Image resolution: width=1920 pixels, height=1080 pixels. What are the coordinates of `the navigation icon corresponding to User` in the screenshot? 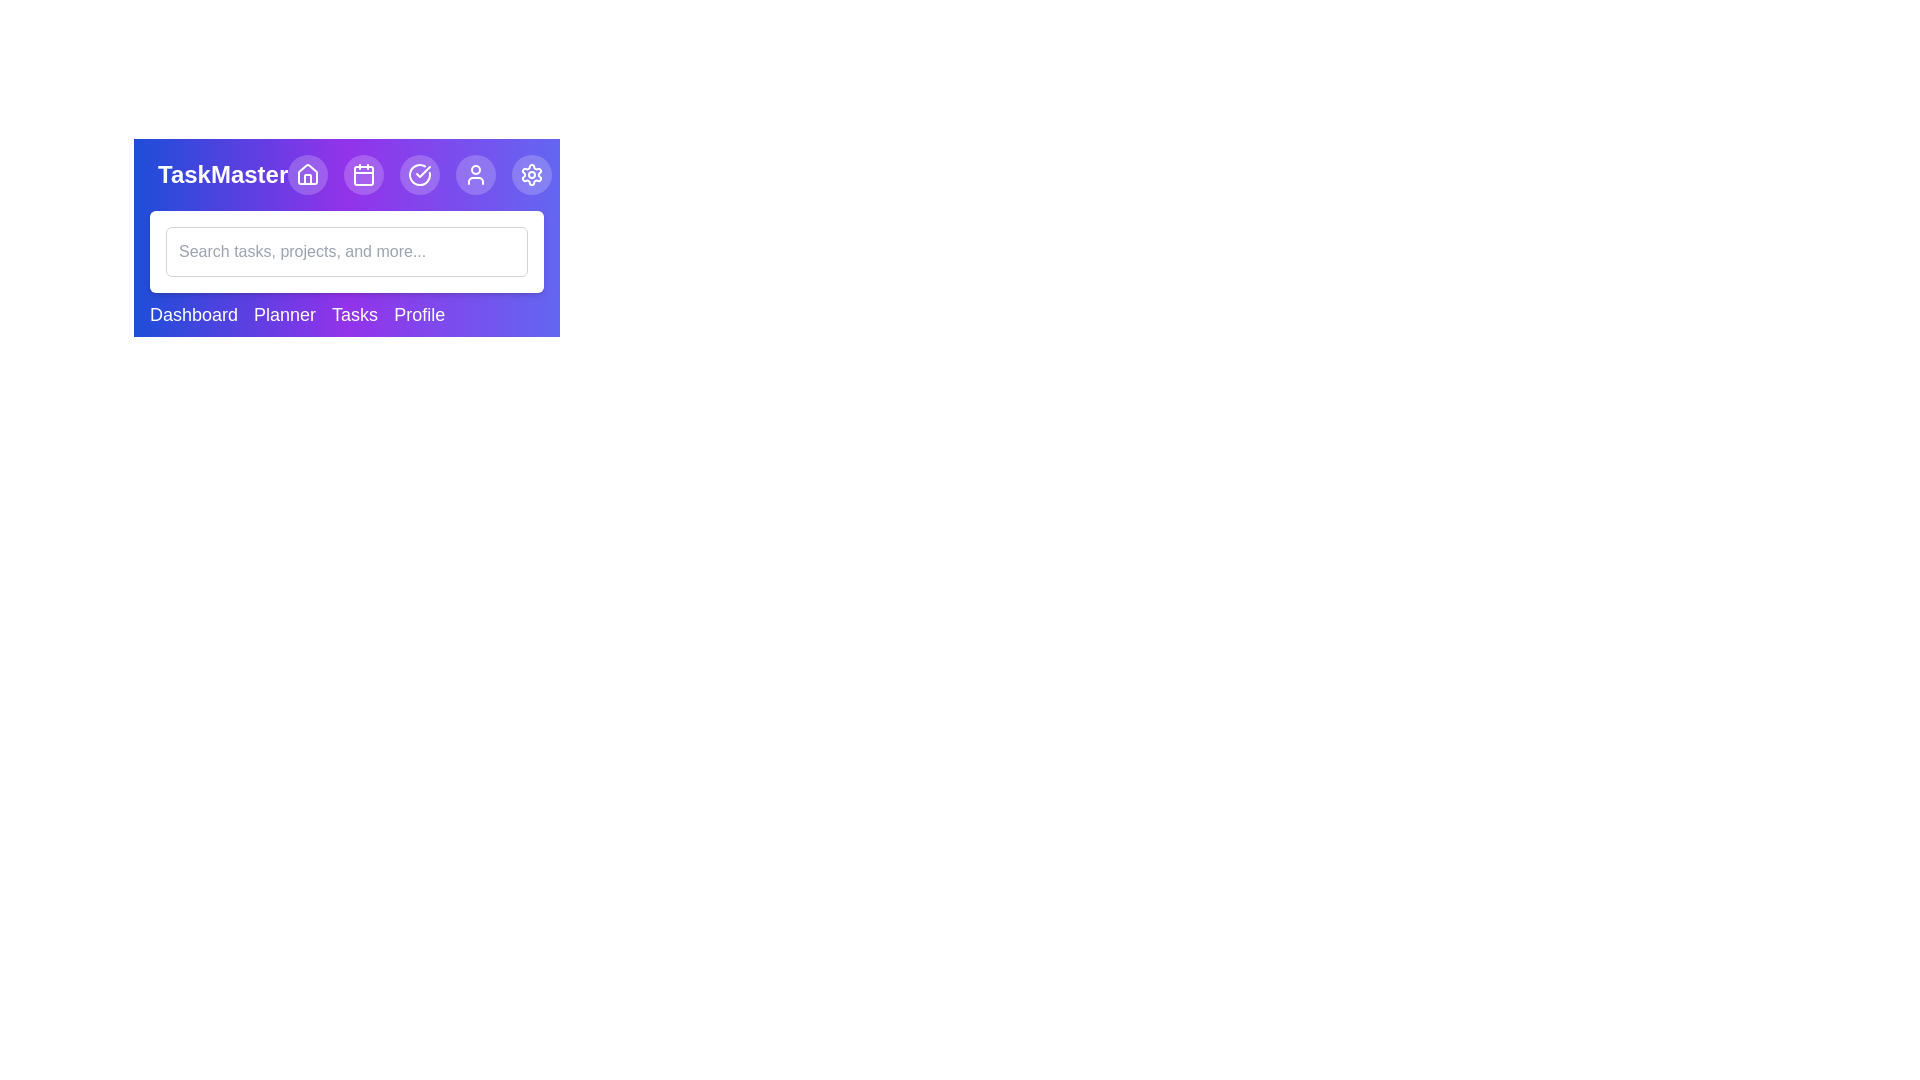 It's located at (475, 173).